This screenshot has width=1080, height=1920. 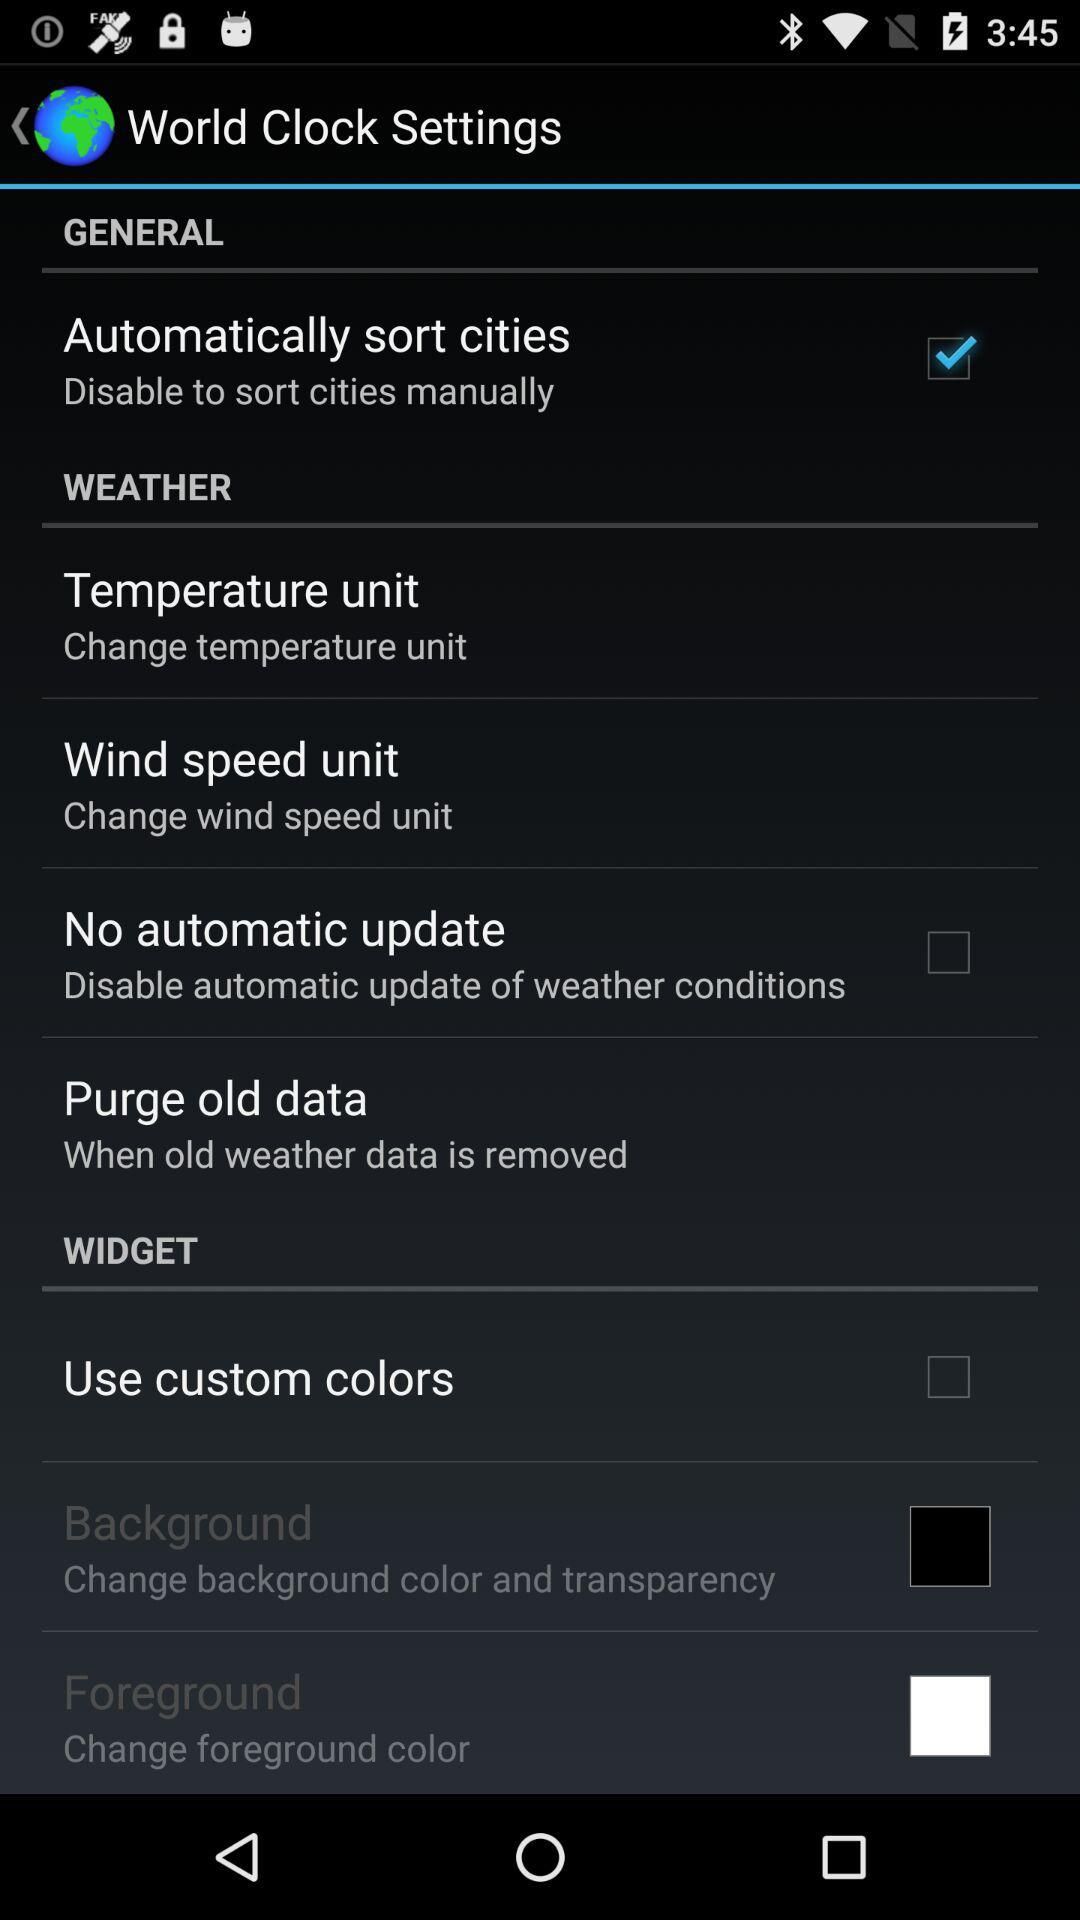 I want to click on the icon below purge old data item, so click(x=344, y=1153).